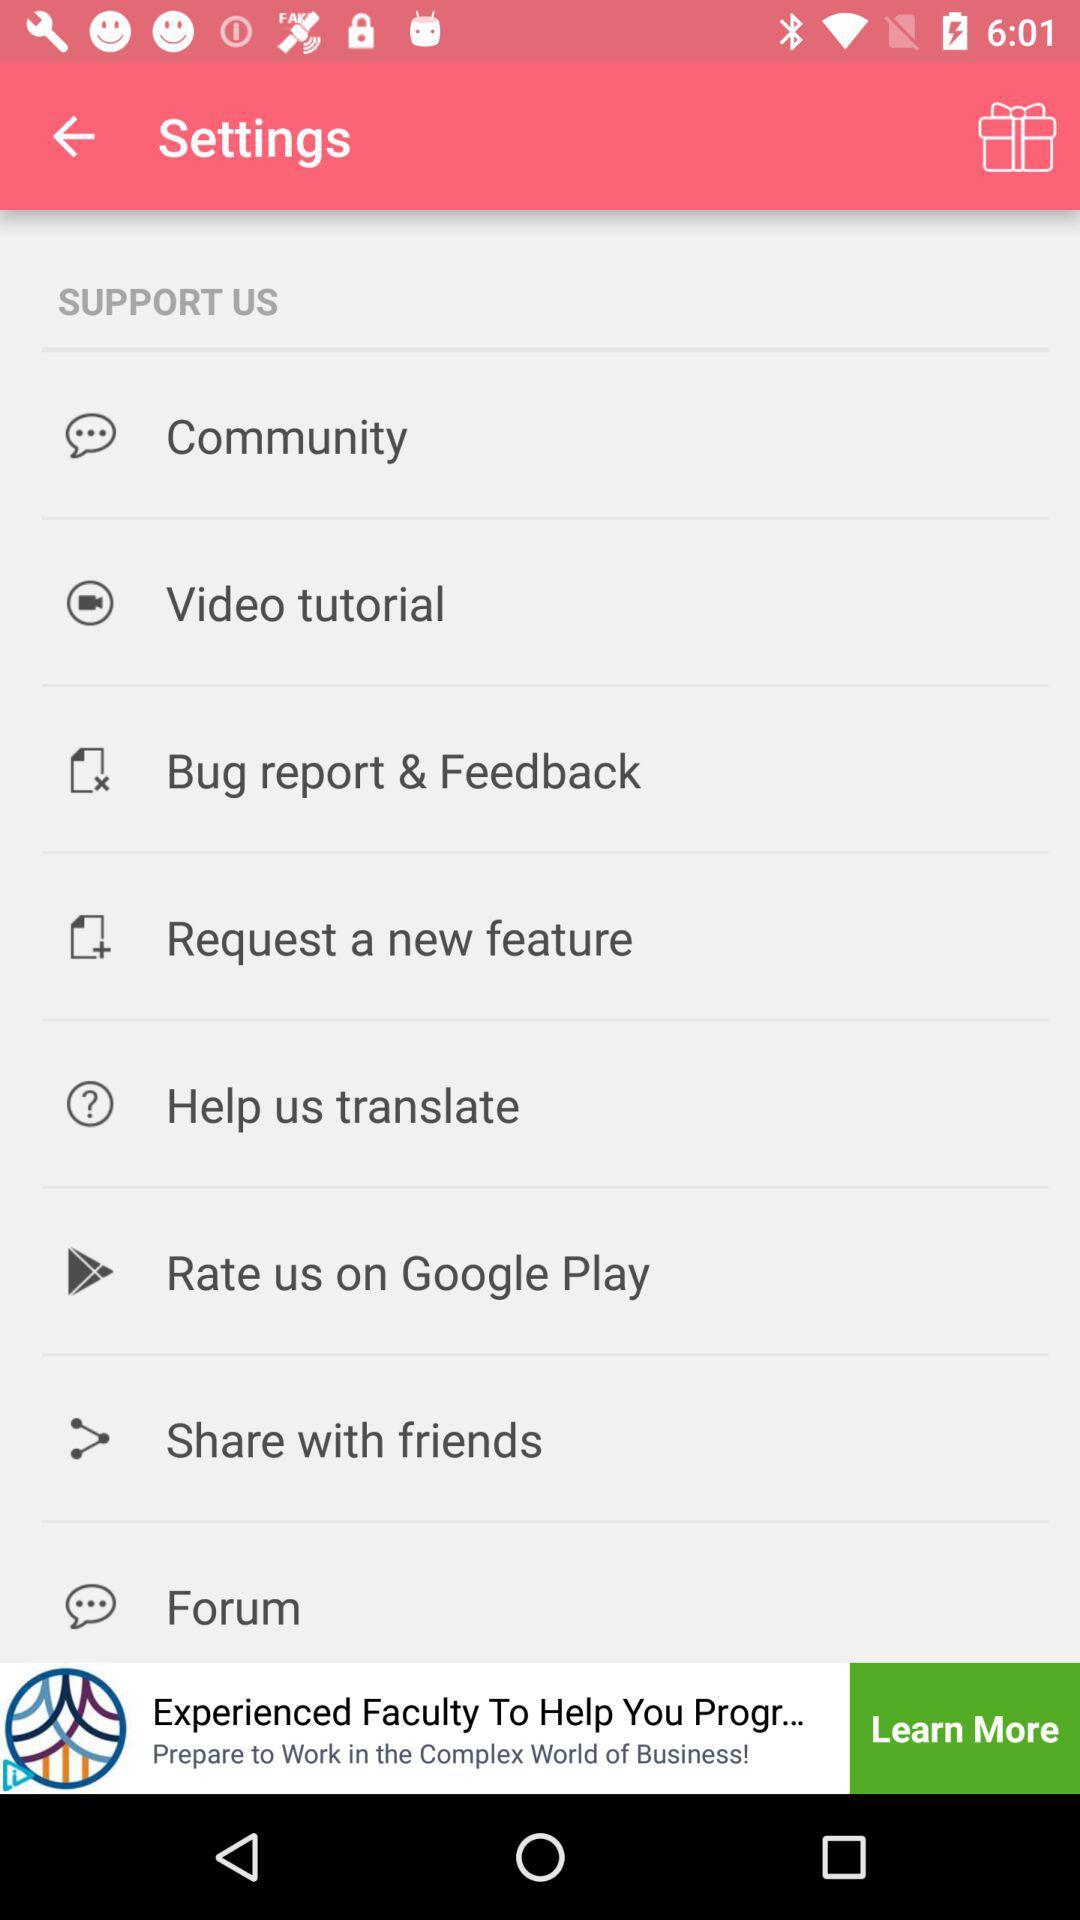 Image resolution: width=1080 pixels, height=1920 pixels. What do you see at coordinates (18, 1775) in the screenshot?
I see `the play icon` at bounding box center [18, 1775].